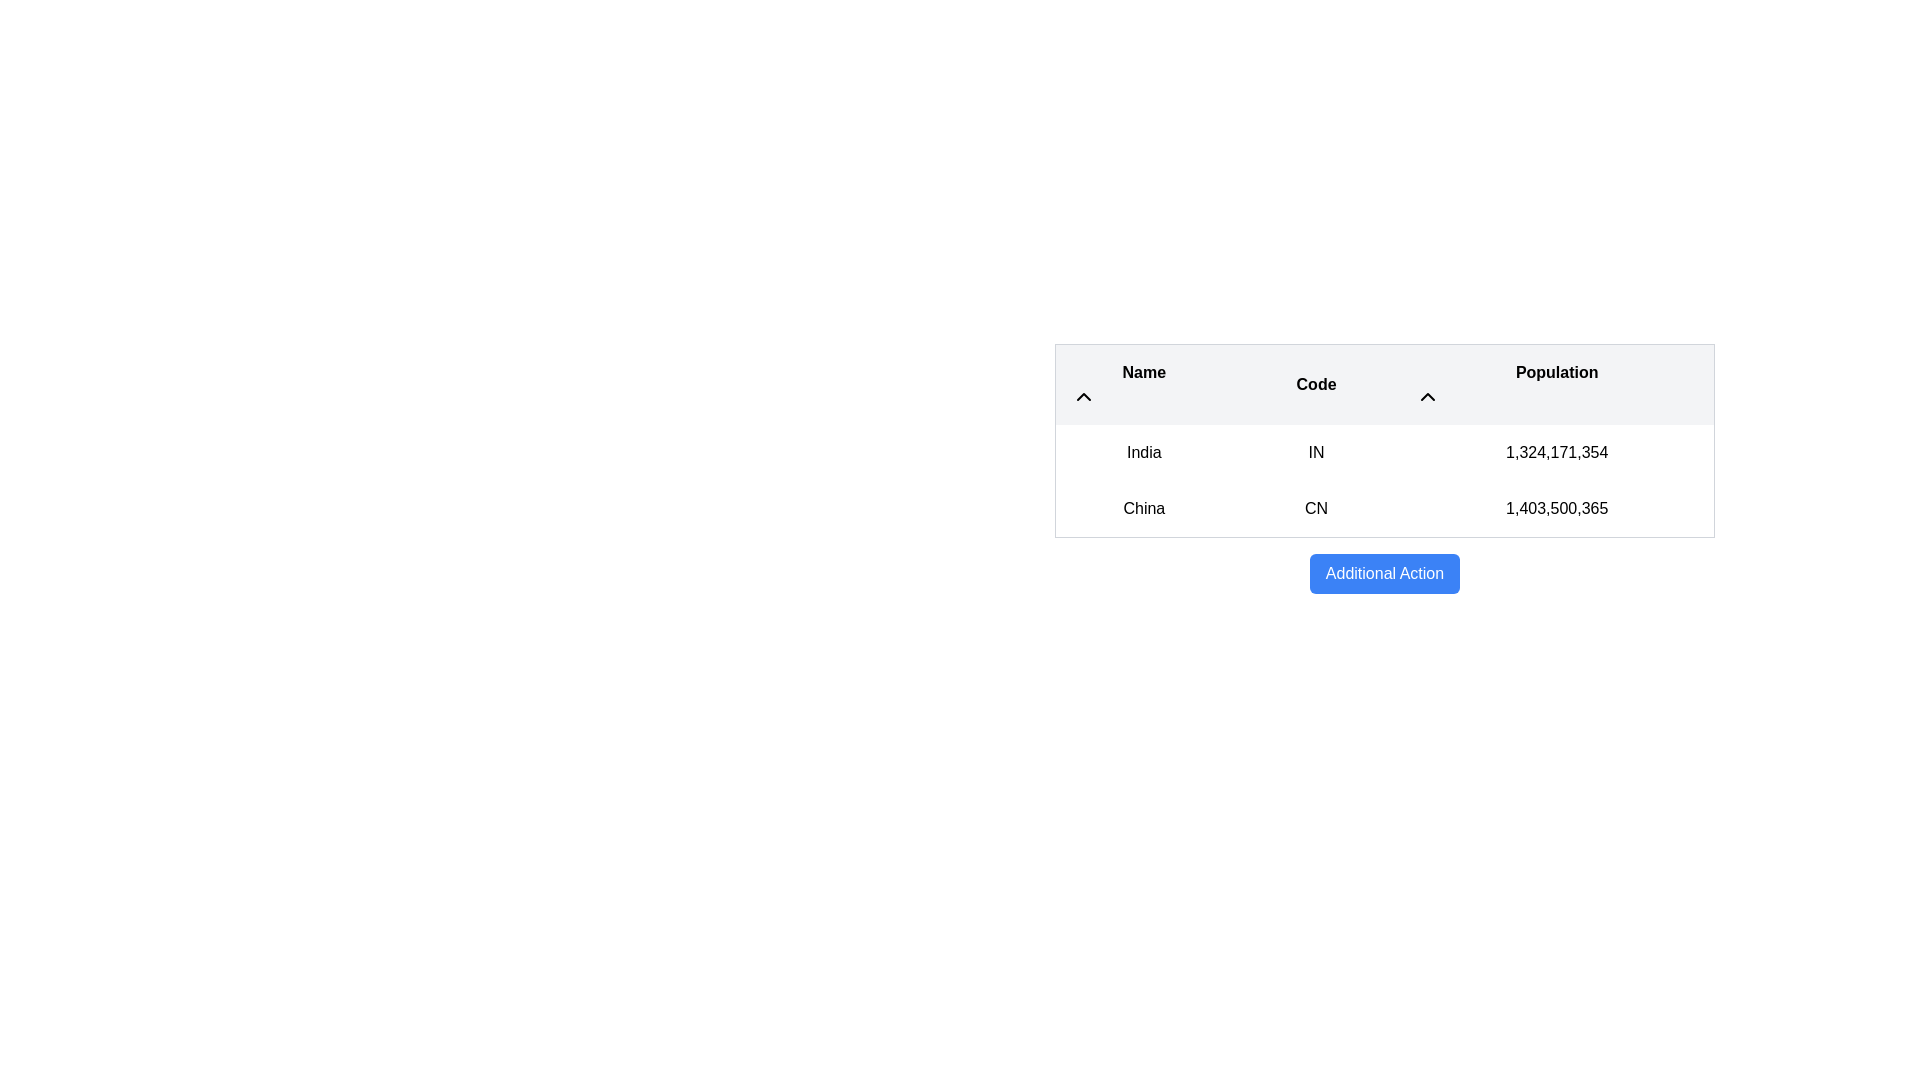  What do you see at coordinates (1556, 508) in the screenshot?
I see `numeric data displayed in the table cell containing '1,403,500,365' for the 'China' entry in the 'Population' column` at bounding box center [1556, 508].